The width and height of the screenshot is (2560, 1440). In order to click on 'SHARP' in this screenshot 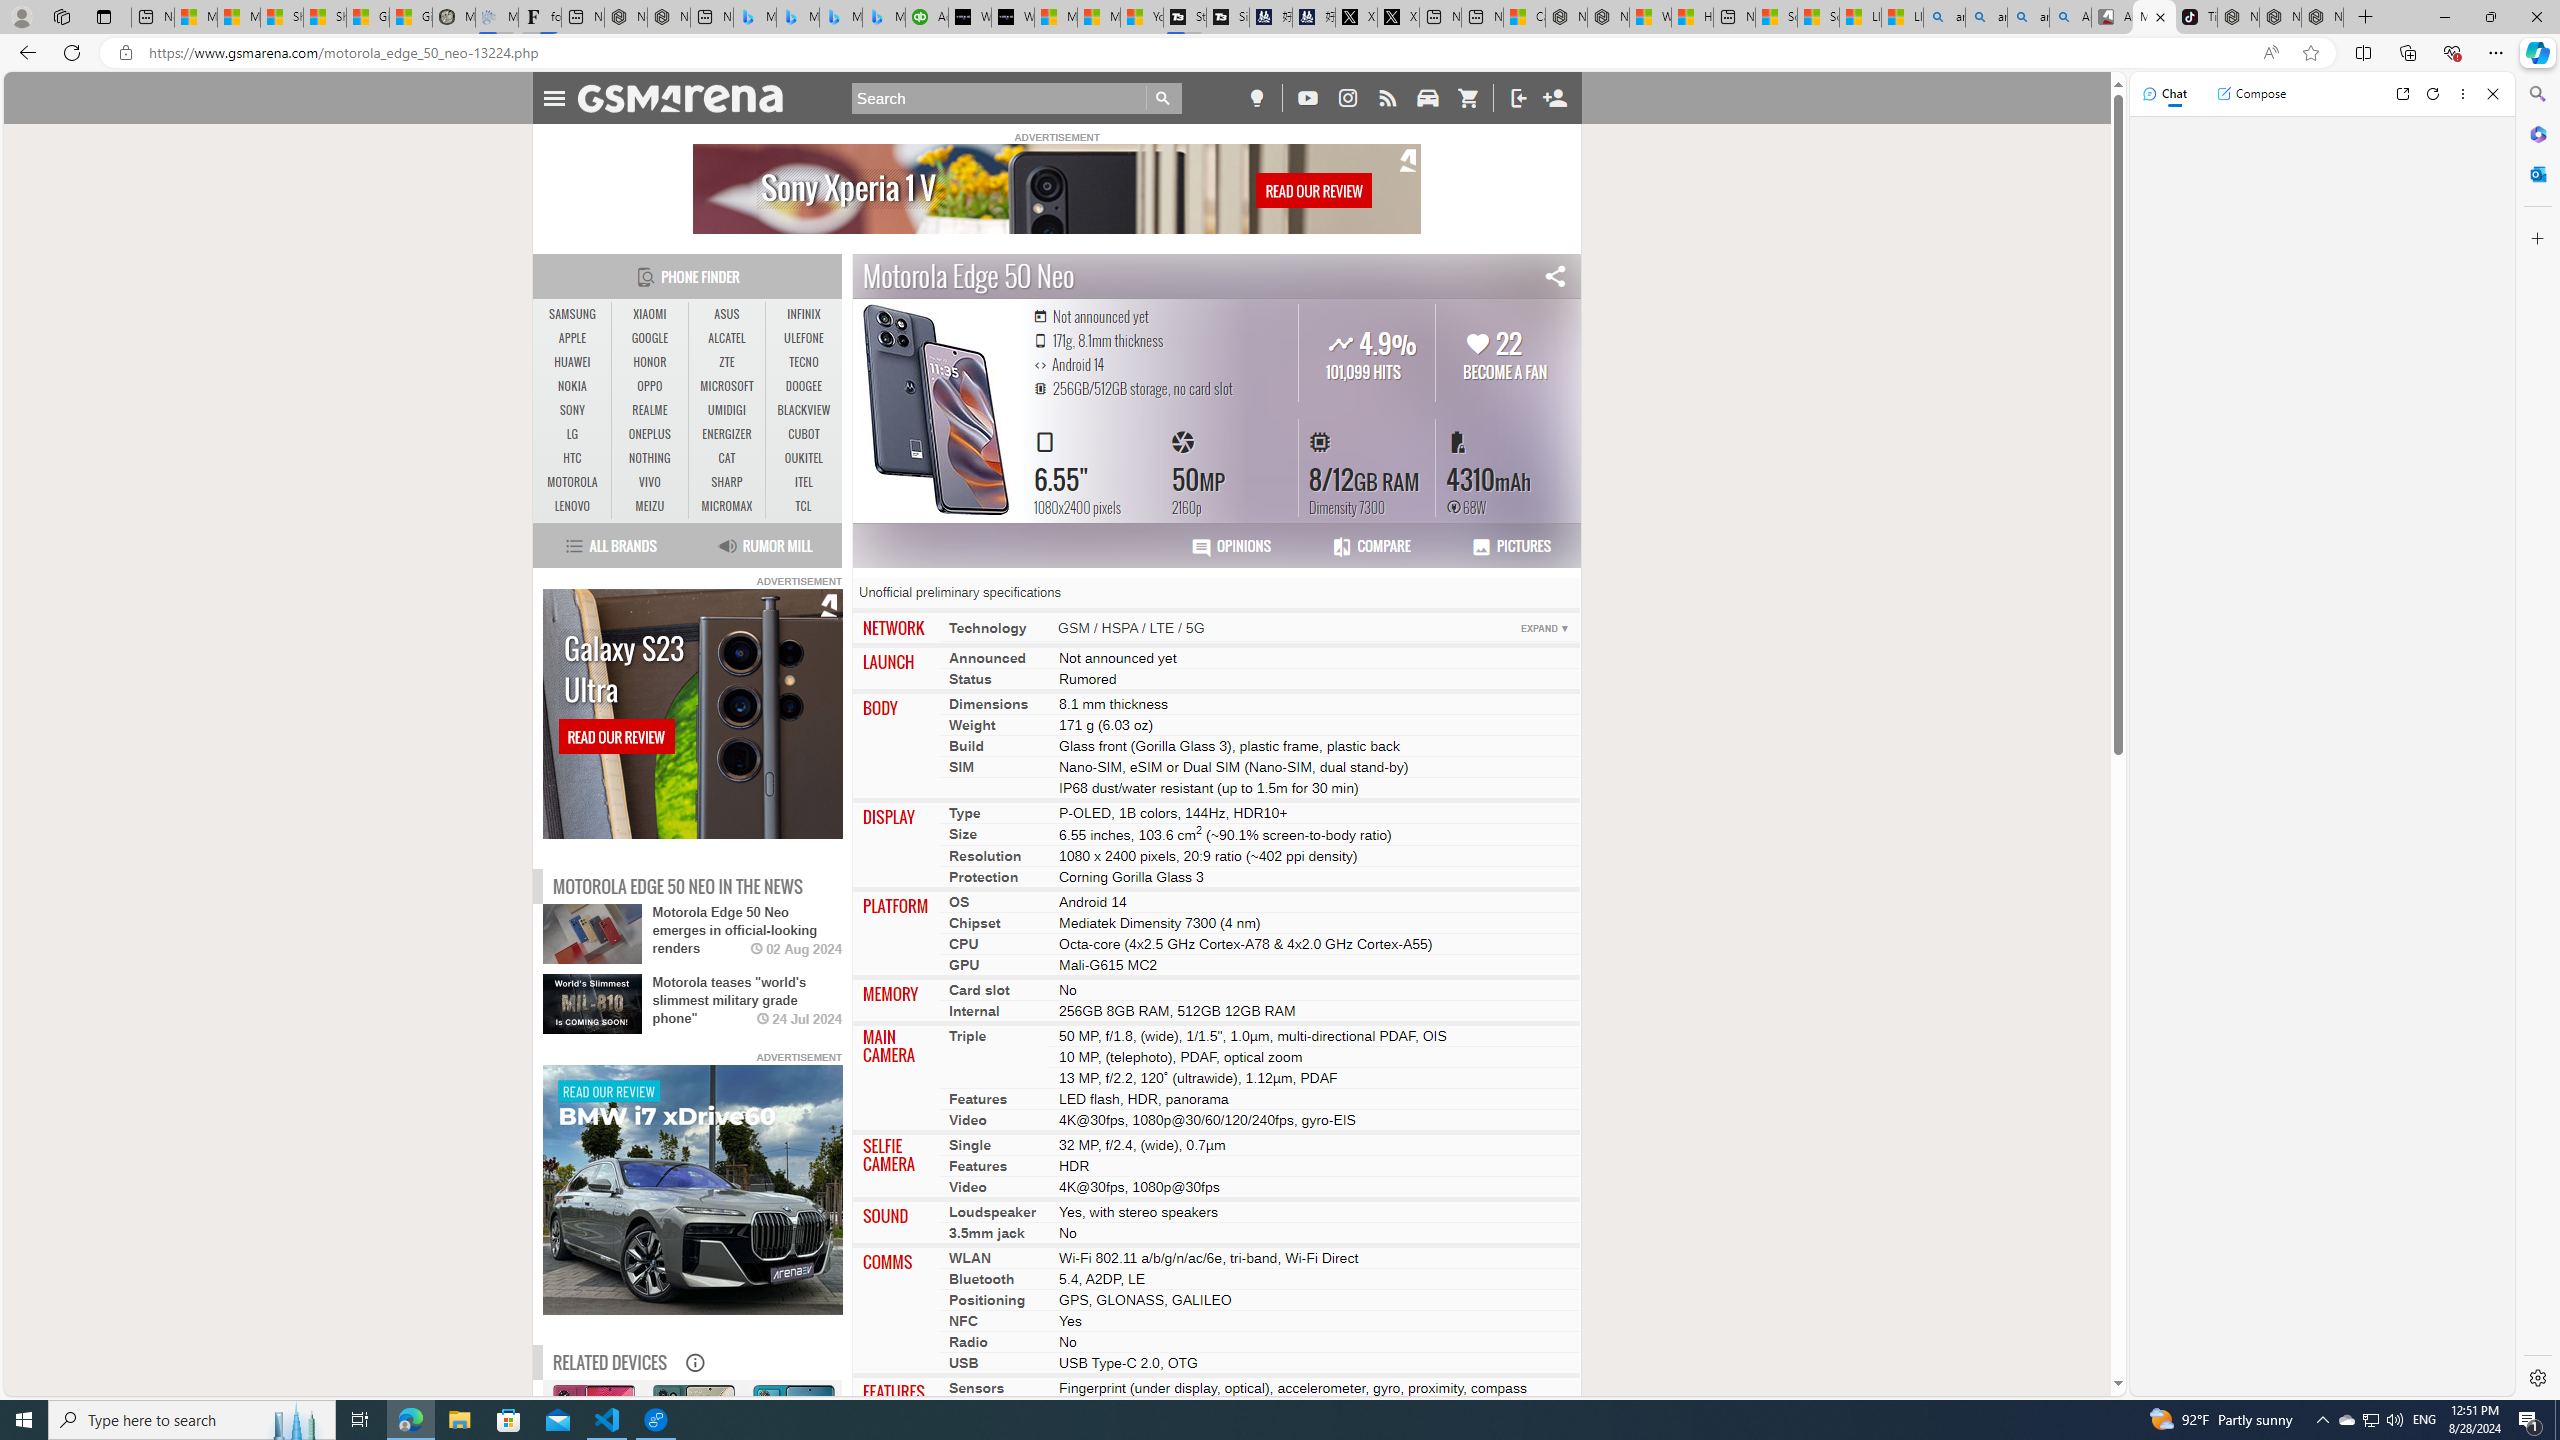, I will do `click(726, 482)`.